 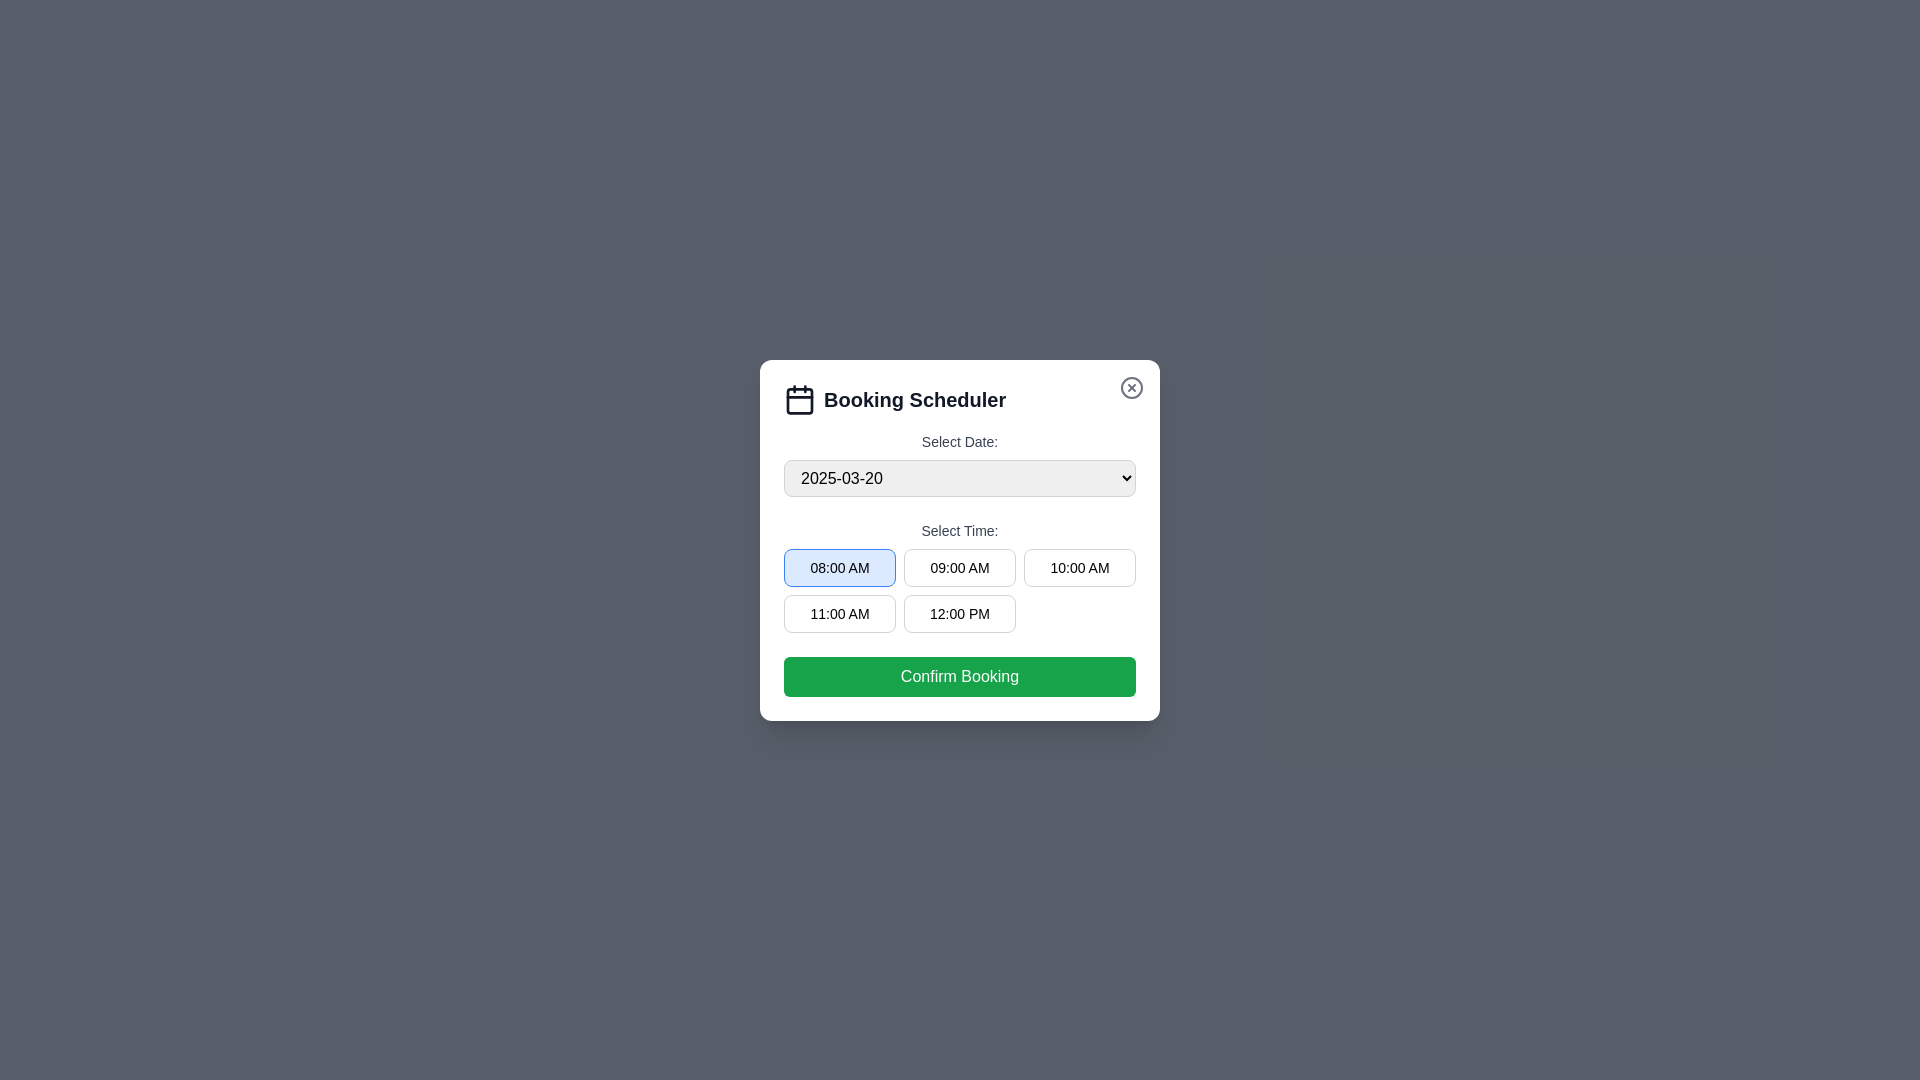 What do you see at coordinates (1132, 387) in the screenshot?
I see `the circular outline of the 'close' icon in the top-right corner of the modal` at bounding box center [1132, 387].